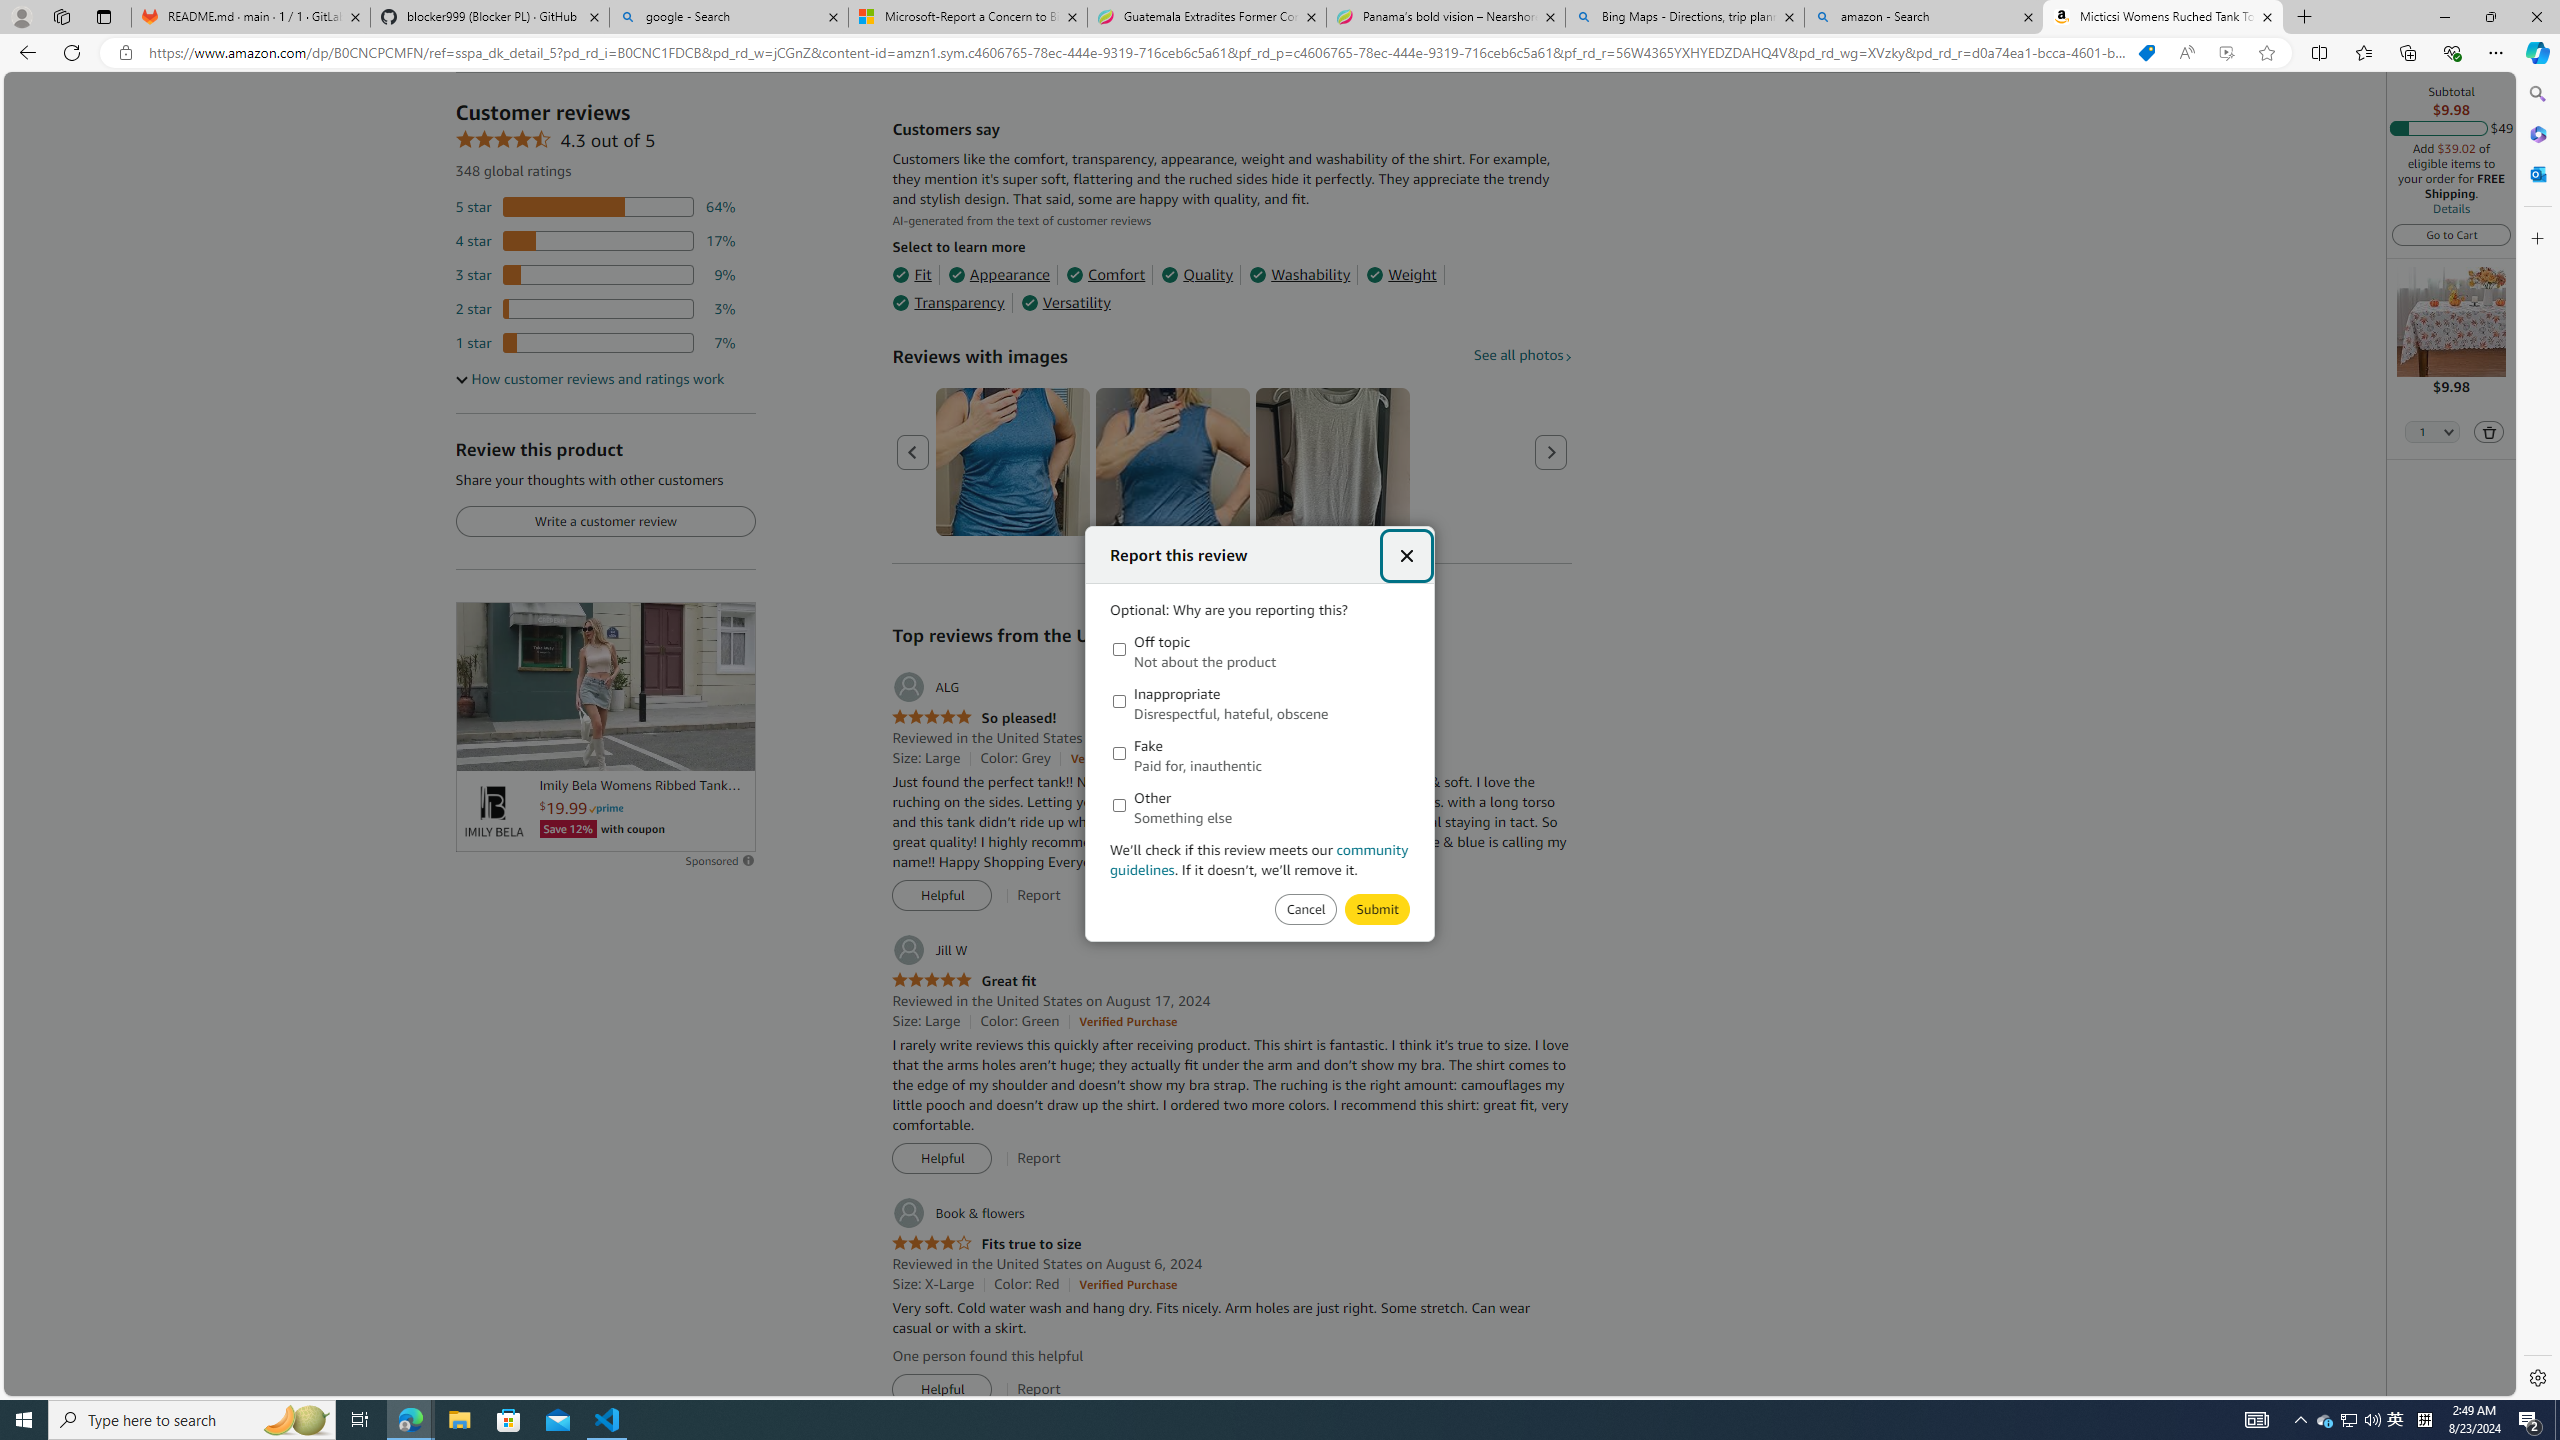  What do you see at coordinates (1198, 275) in the screenshot?
I see `'Quality'` at bounding box center [1198, 275].